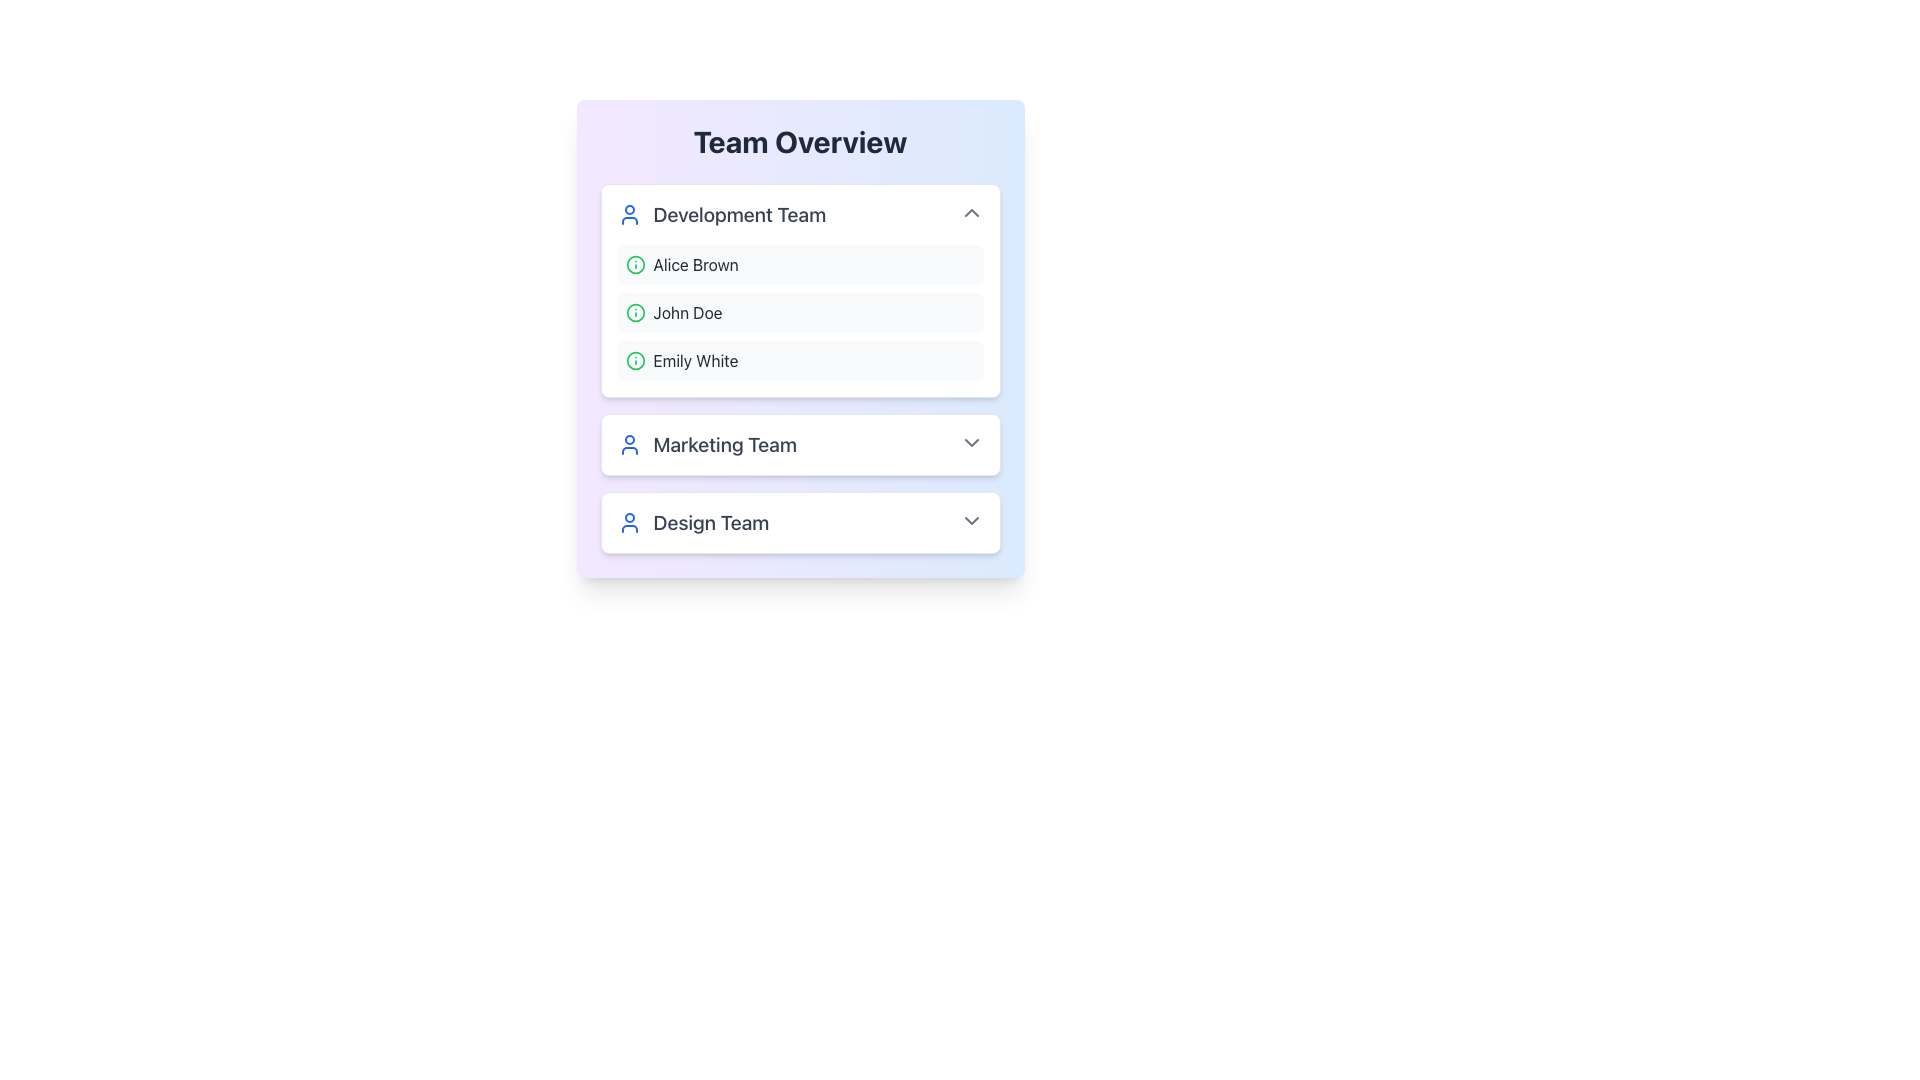 The width and height of the screenshot is (1920, 1080). What do you see at coordinates (800, 215) in the screenshot?
I see `the Expandable Section Header that represents the Development Team` at bounding box center [800, 215].